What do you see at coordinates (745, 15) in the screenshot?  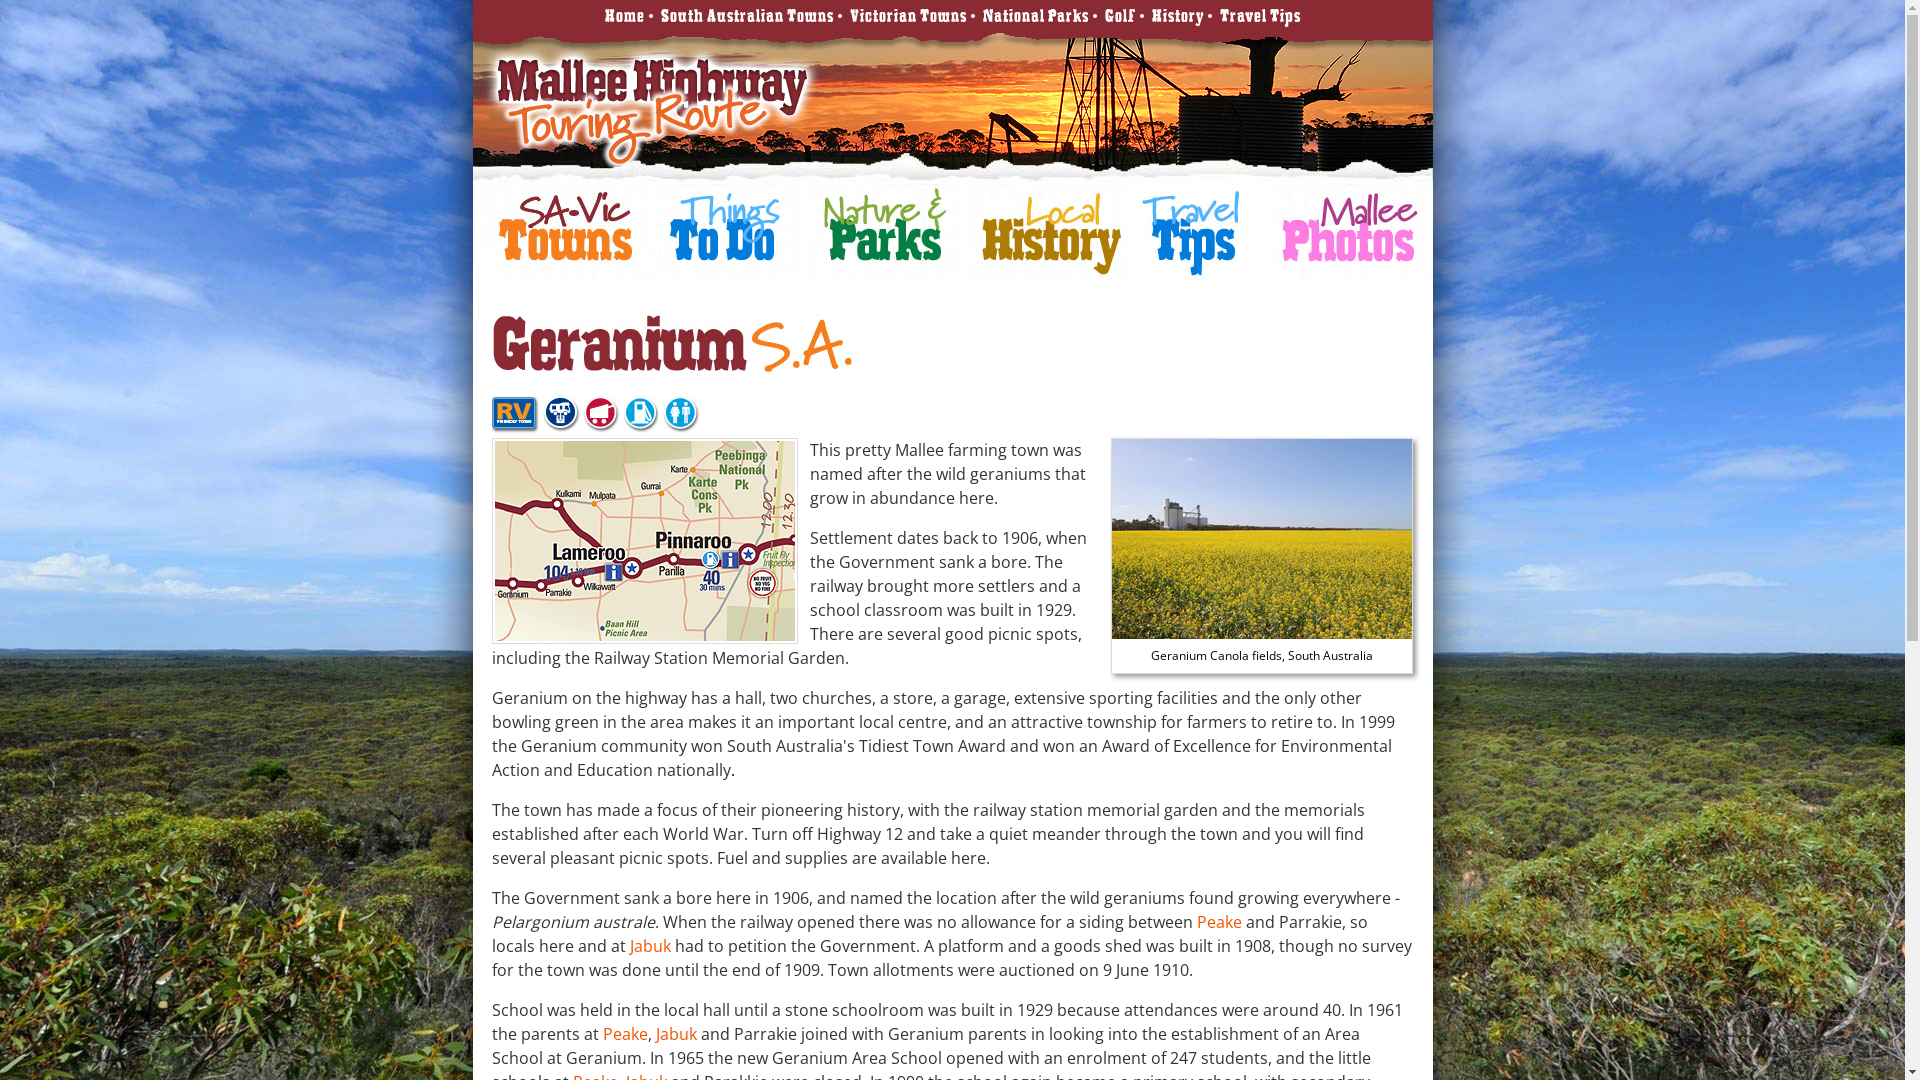 I see `'South Australian Towns'` at bounding box center [745, 15].